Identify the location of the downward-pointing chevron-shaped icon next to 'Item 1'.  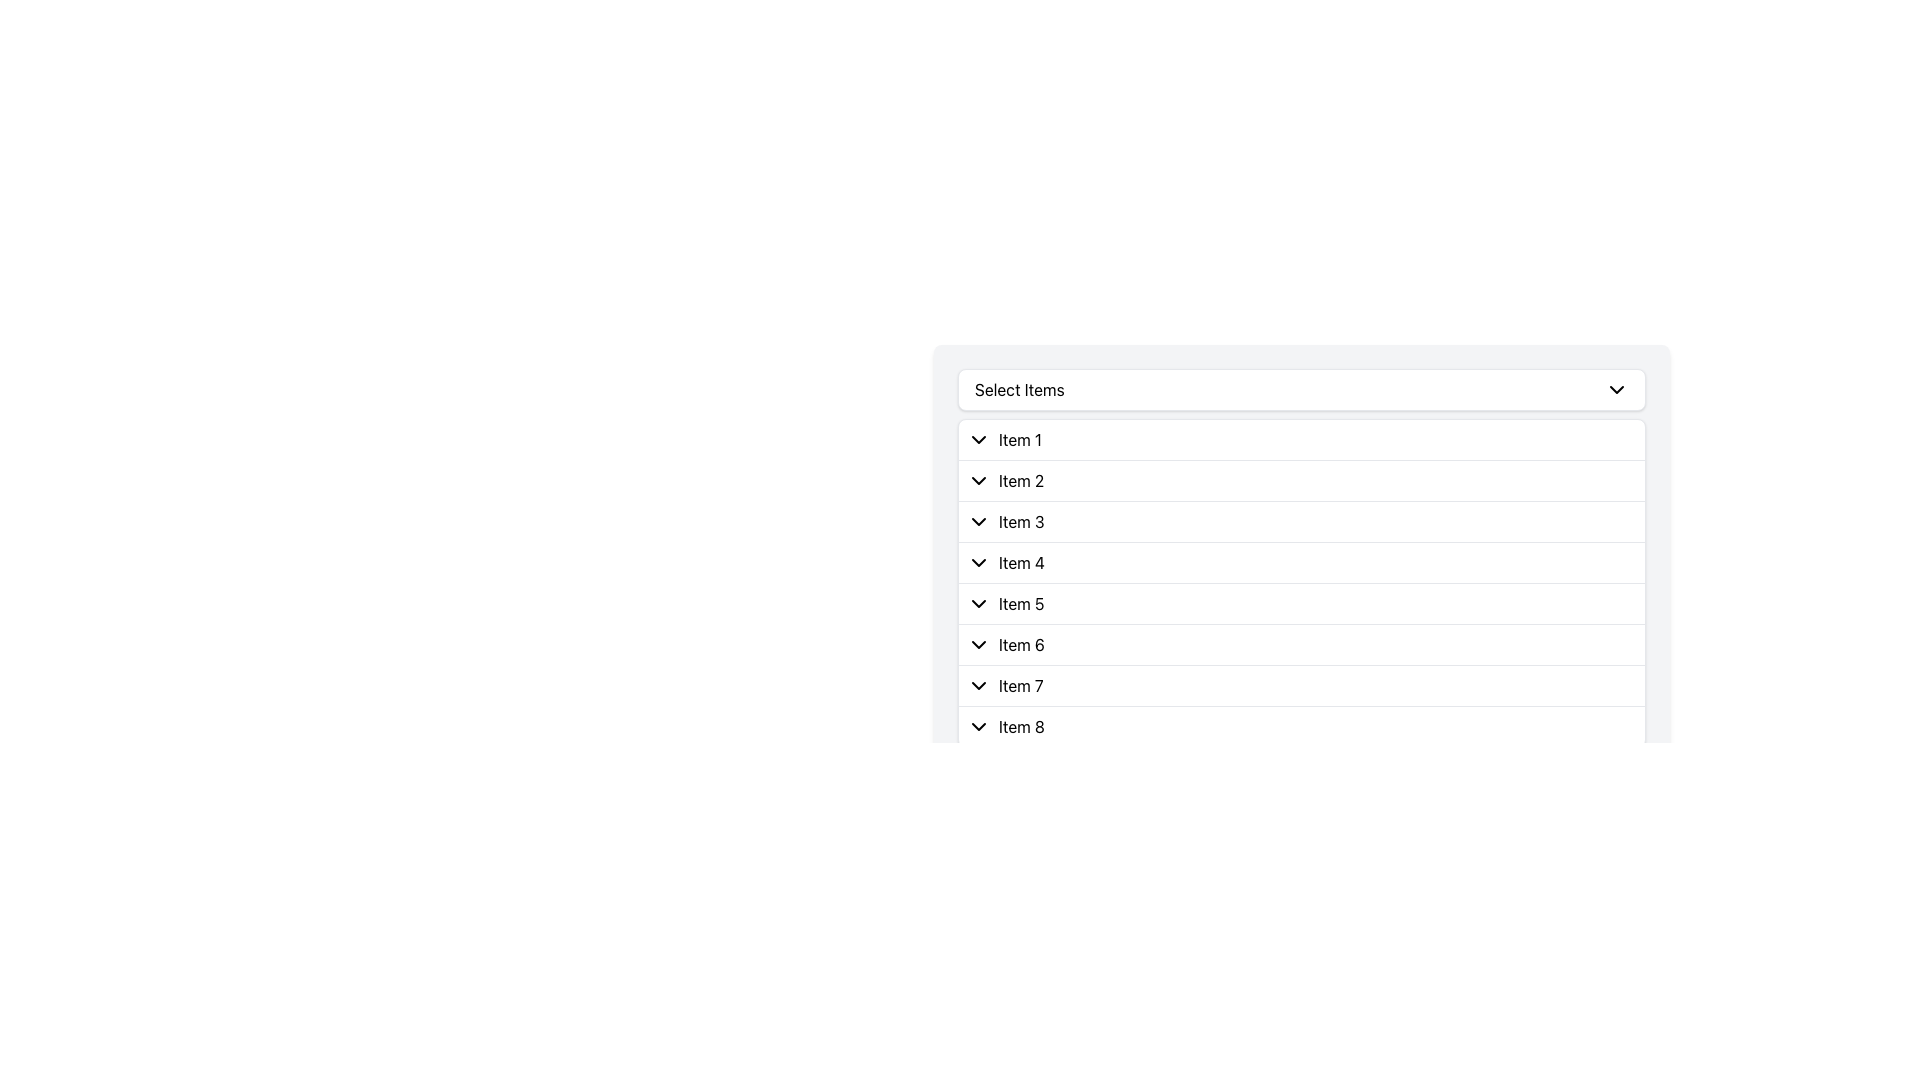
(979, 438).